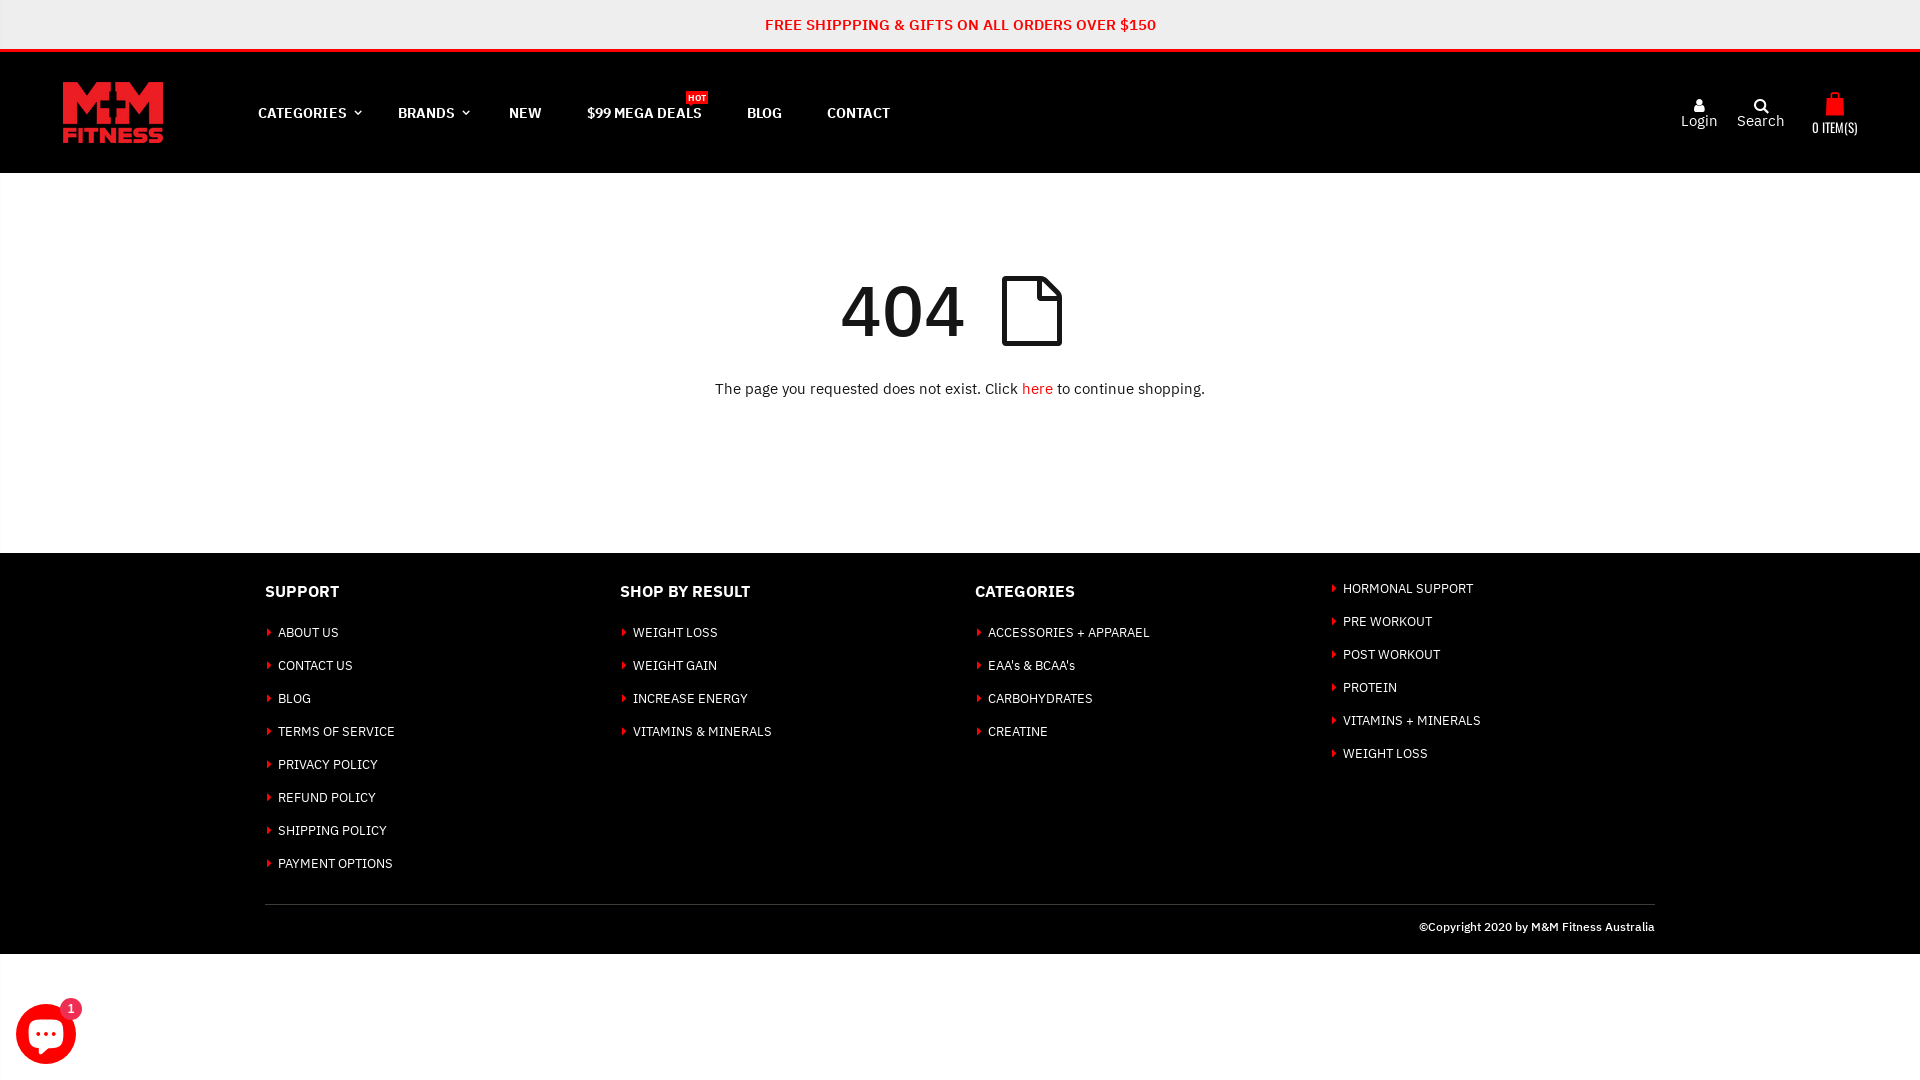 The height and width of the screenshot is (1080, 1920). I want to click on 'CONTACT US', so click(277, 665).